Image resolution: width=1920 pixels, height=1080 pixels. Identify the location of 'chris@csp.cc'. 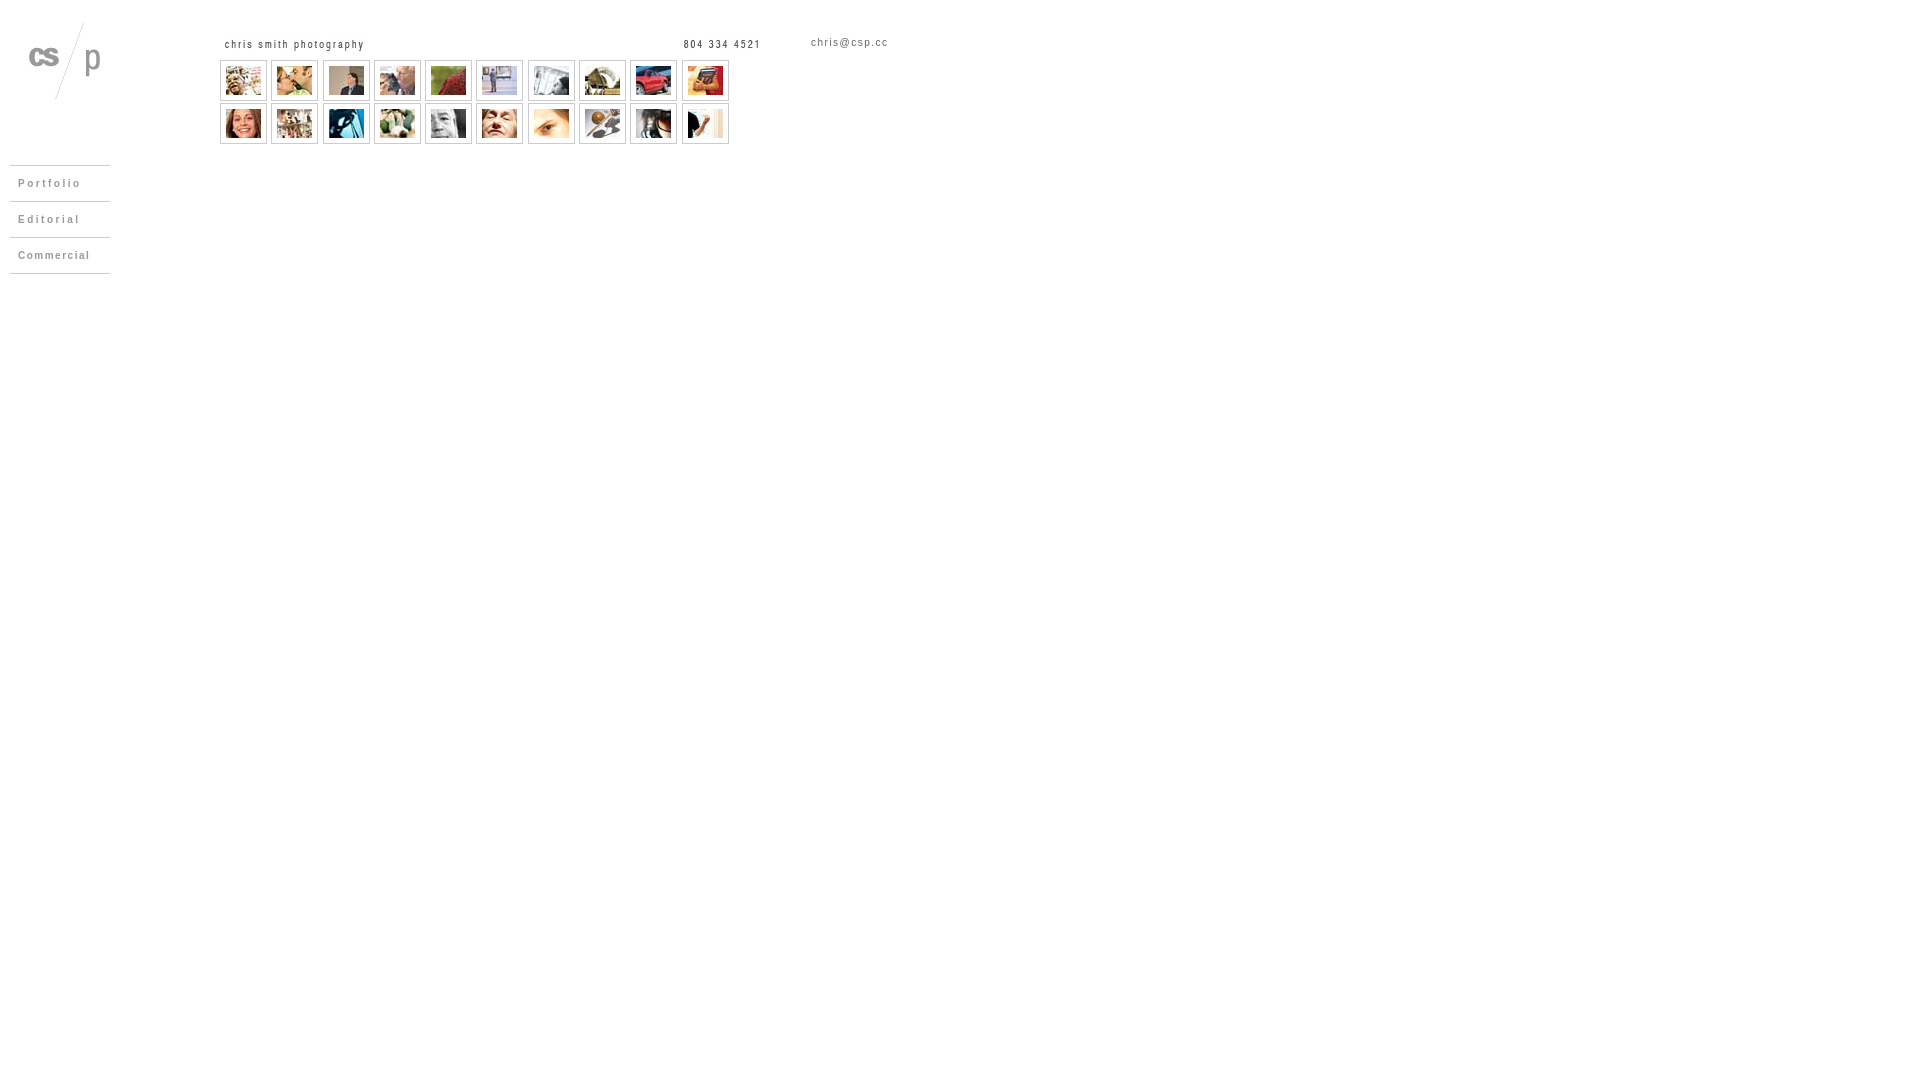
(849, 42).